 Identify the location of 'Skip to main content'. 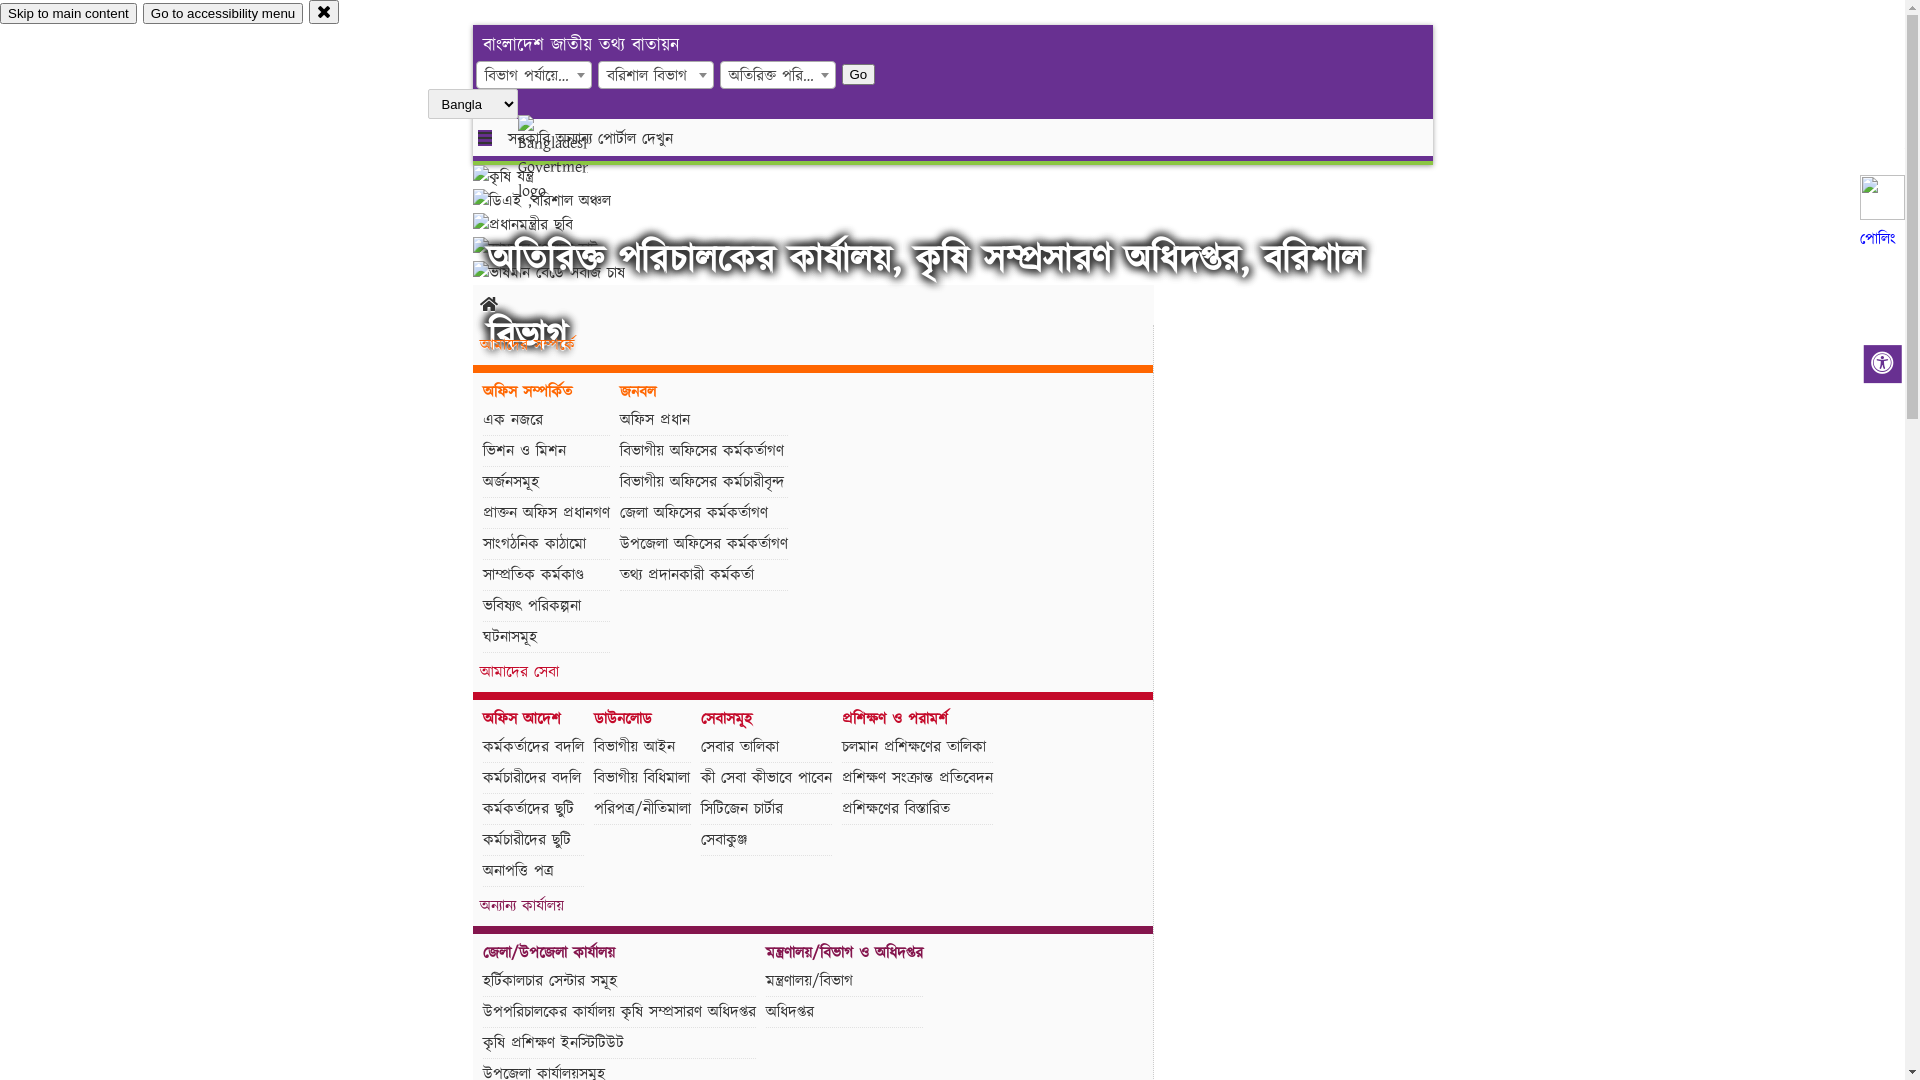
(68, 13).